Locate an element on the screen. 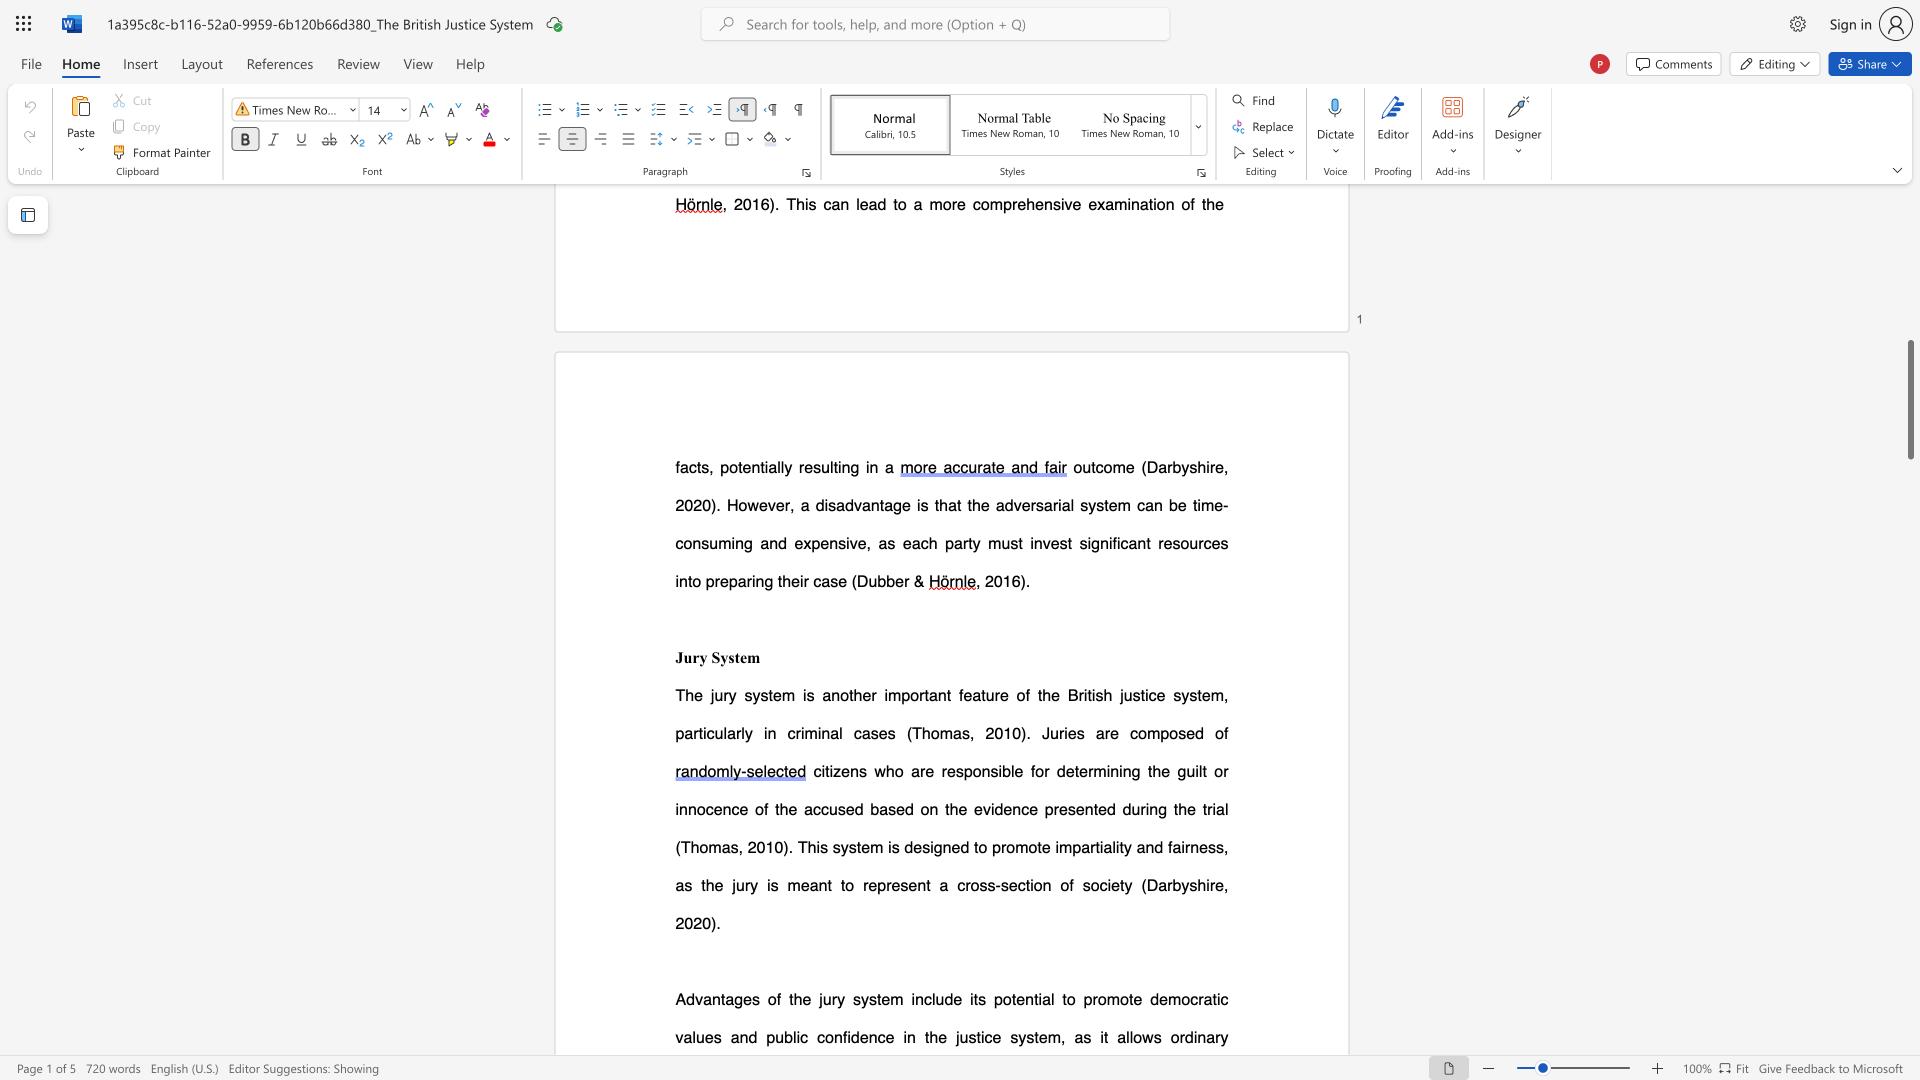 This screenshot has width=1920, height=1080. the subset text "(Thomas, 2010). Juri" within the text "The jury system is another important feature of the British justice system, particularly in criminal cases (Thomas, 2010). Juries are composed of" is located at coordinates (905, 733).